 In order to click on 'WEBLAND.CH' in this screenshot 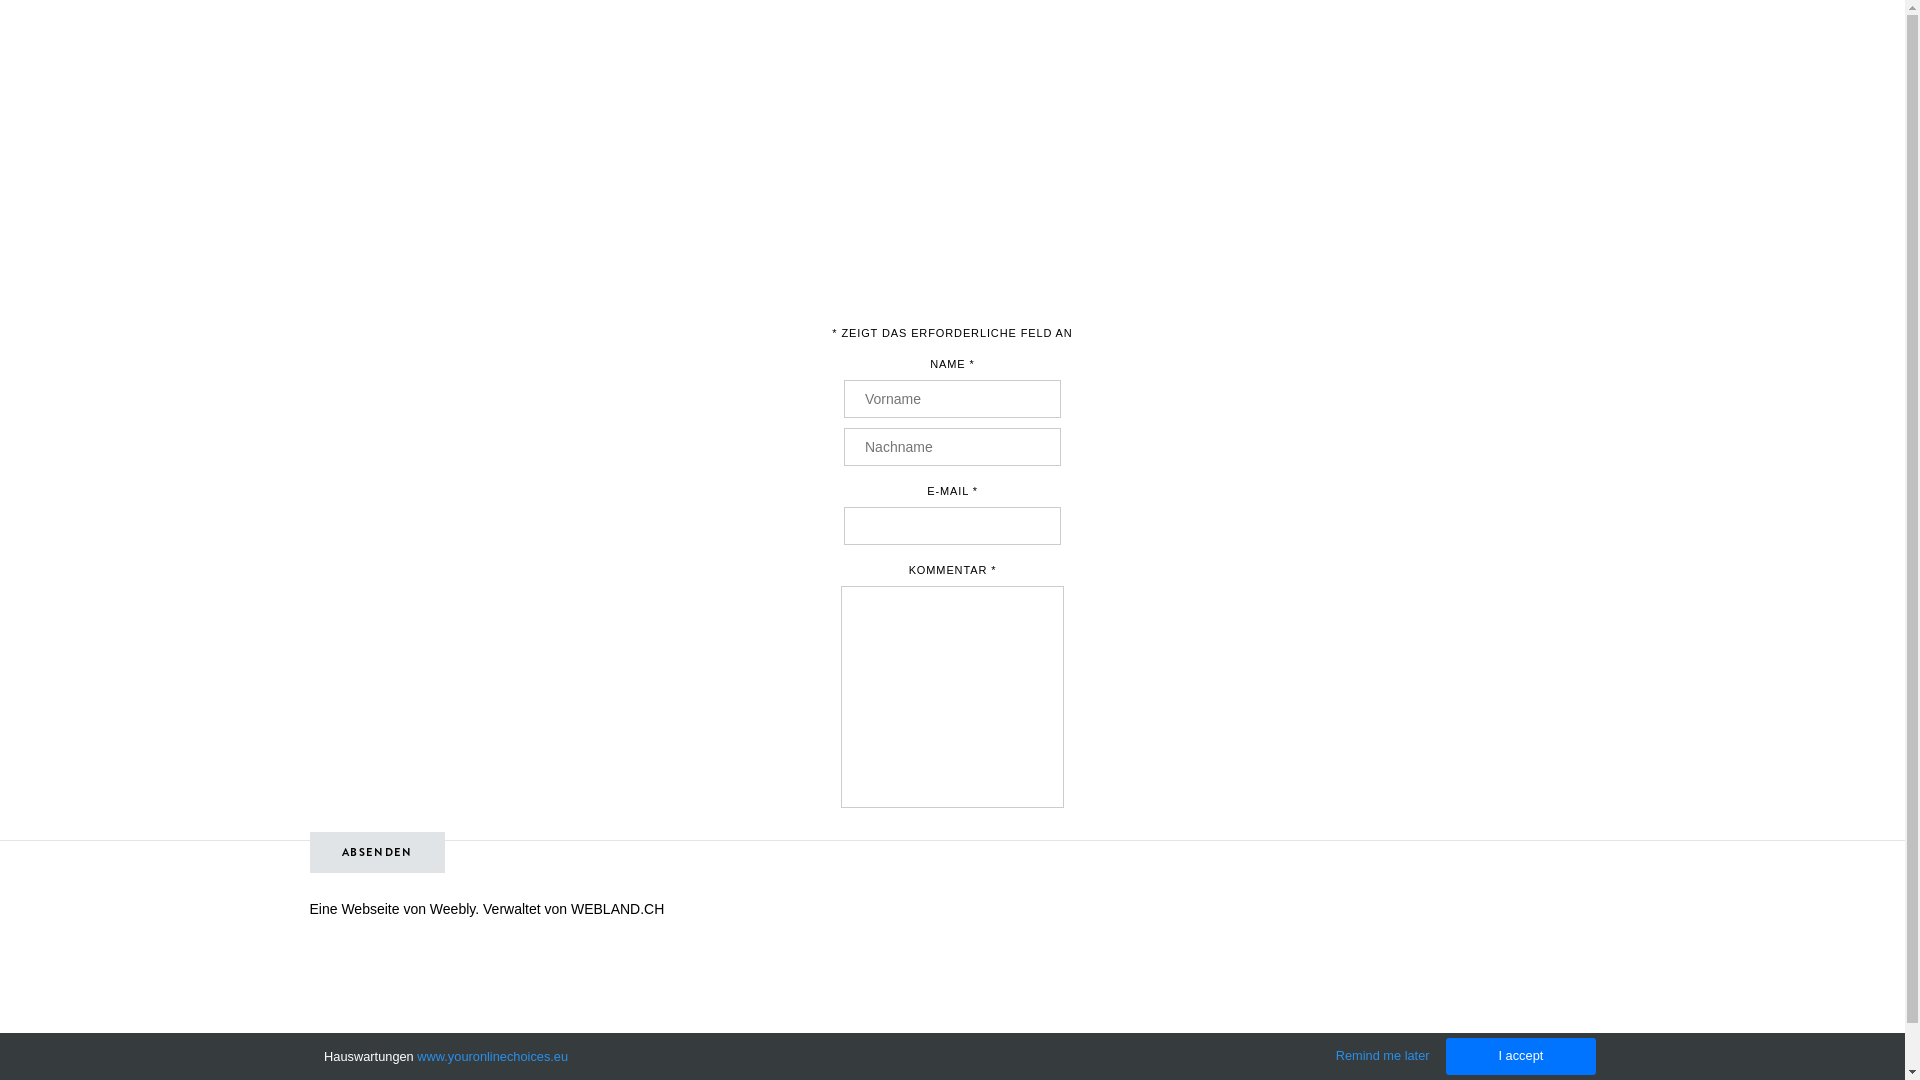, I will do `click(616, 909)`.